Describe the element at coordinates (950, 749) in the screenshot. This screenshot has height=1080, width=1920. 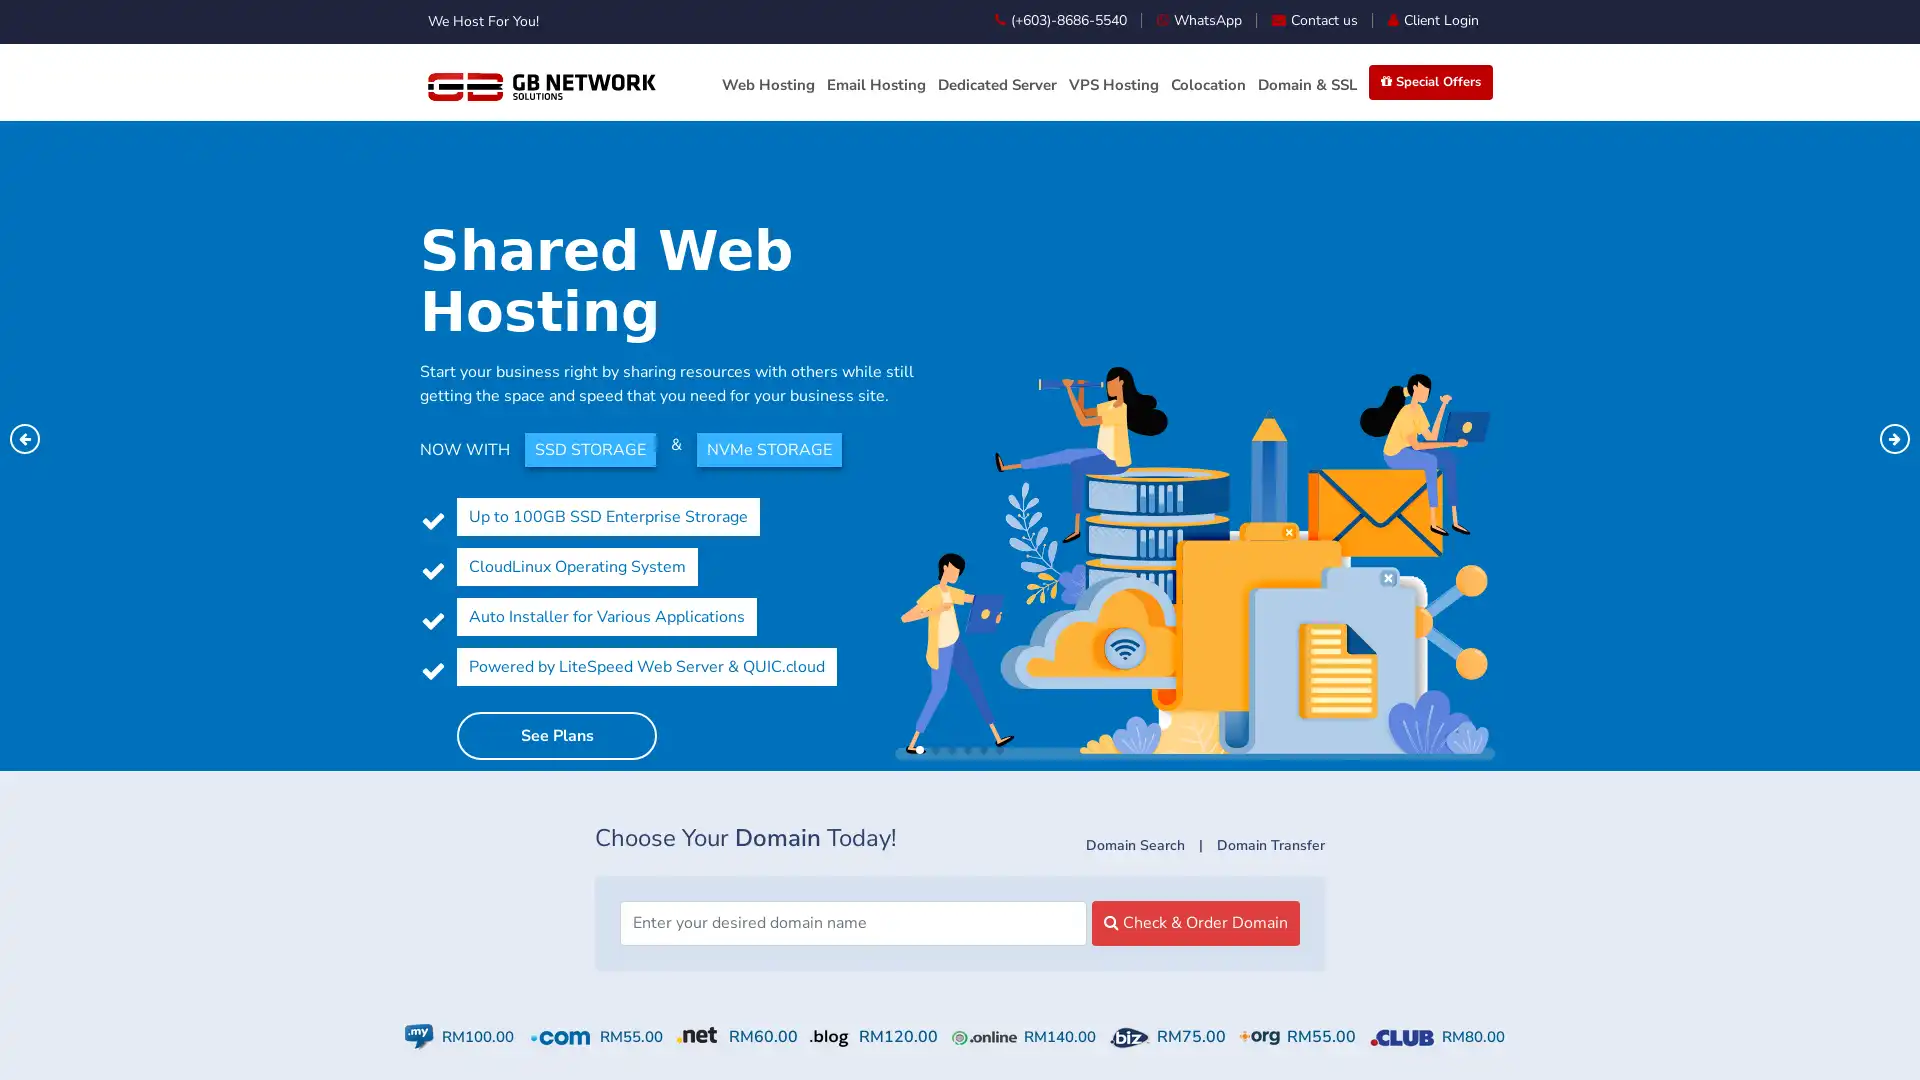
I see `Go to slide 3` at that location.